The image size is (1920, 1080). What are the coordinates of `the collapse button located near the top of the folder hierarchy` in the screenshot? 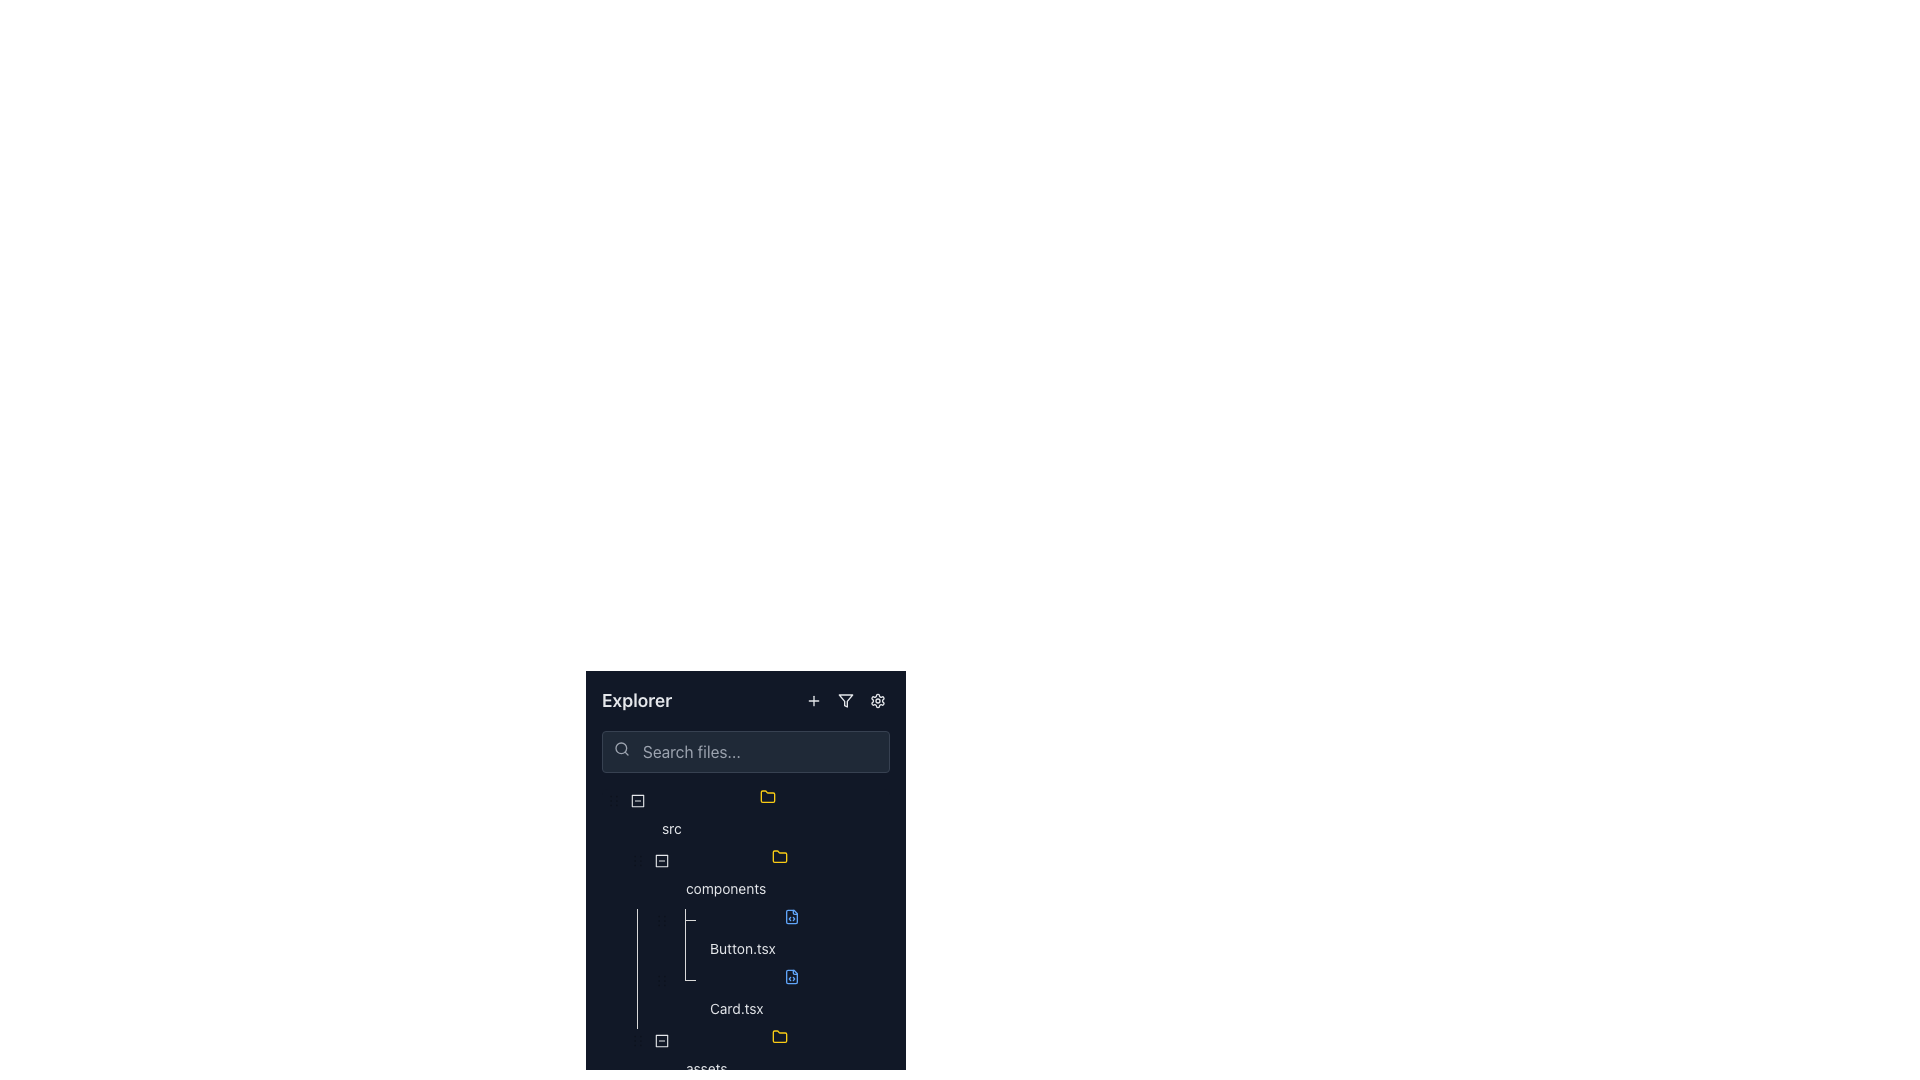 It's located at (662, 859).